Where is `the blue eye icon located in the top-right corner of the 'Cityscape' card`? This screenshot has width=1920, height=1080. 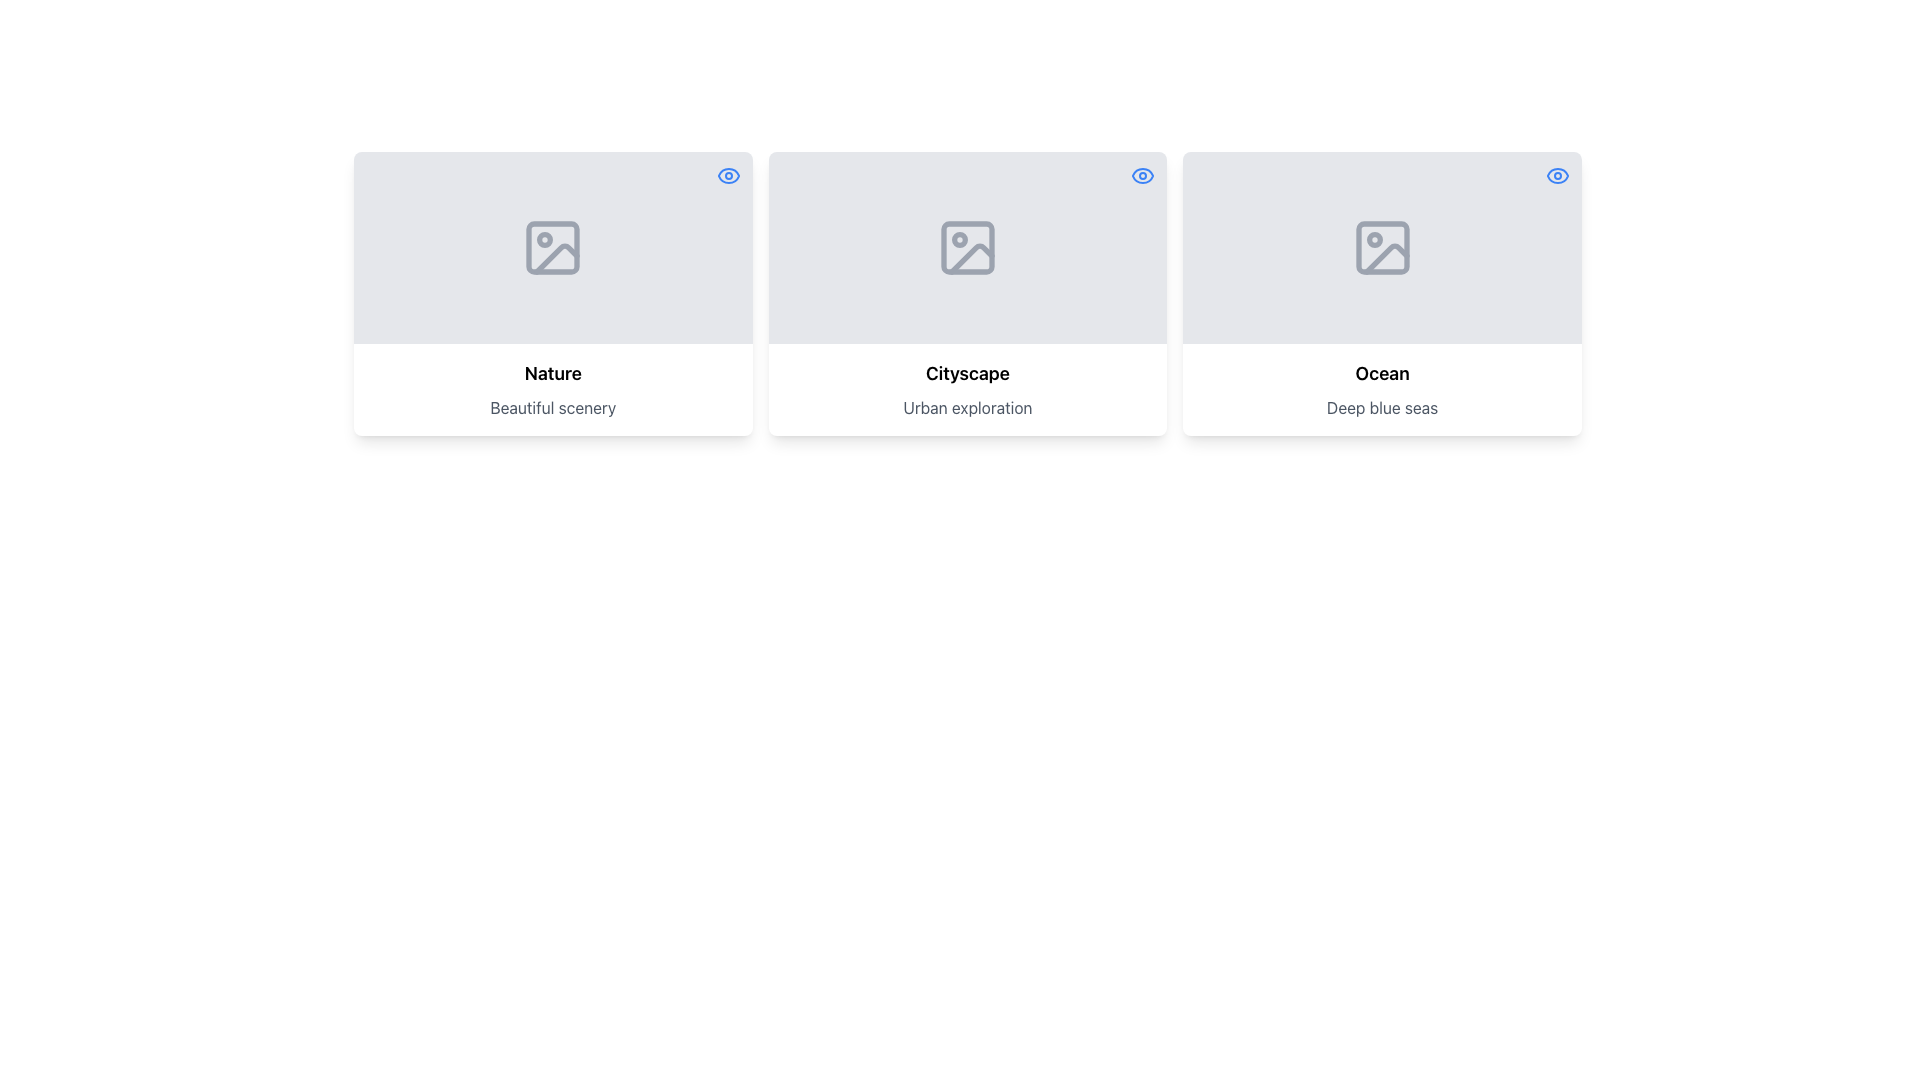 the blue eye icon located in the top-right corner of the 'Cityscape' card is located at coordinates (1143, 175).